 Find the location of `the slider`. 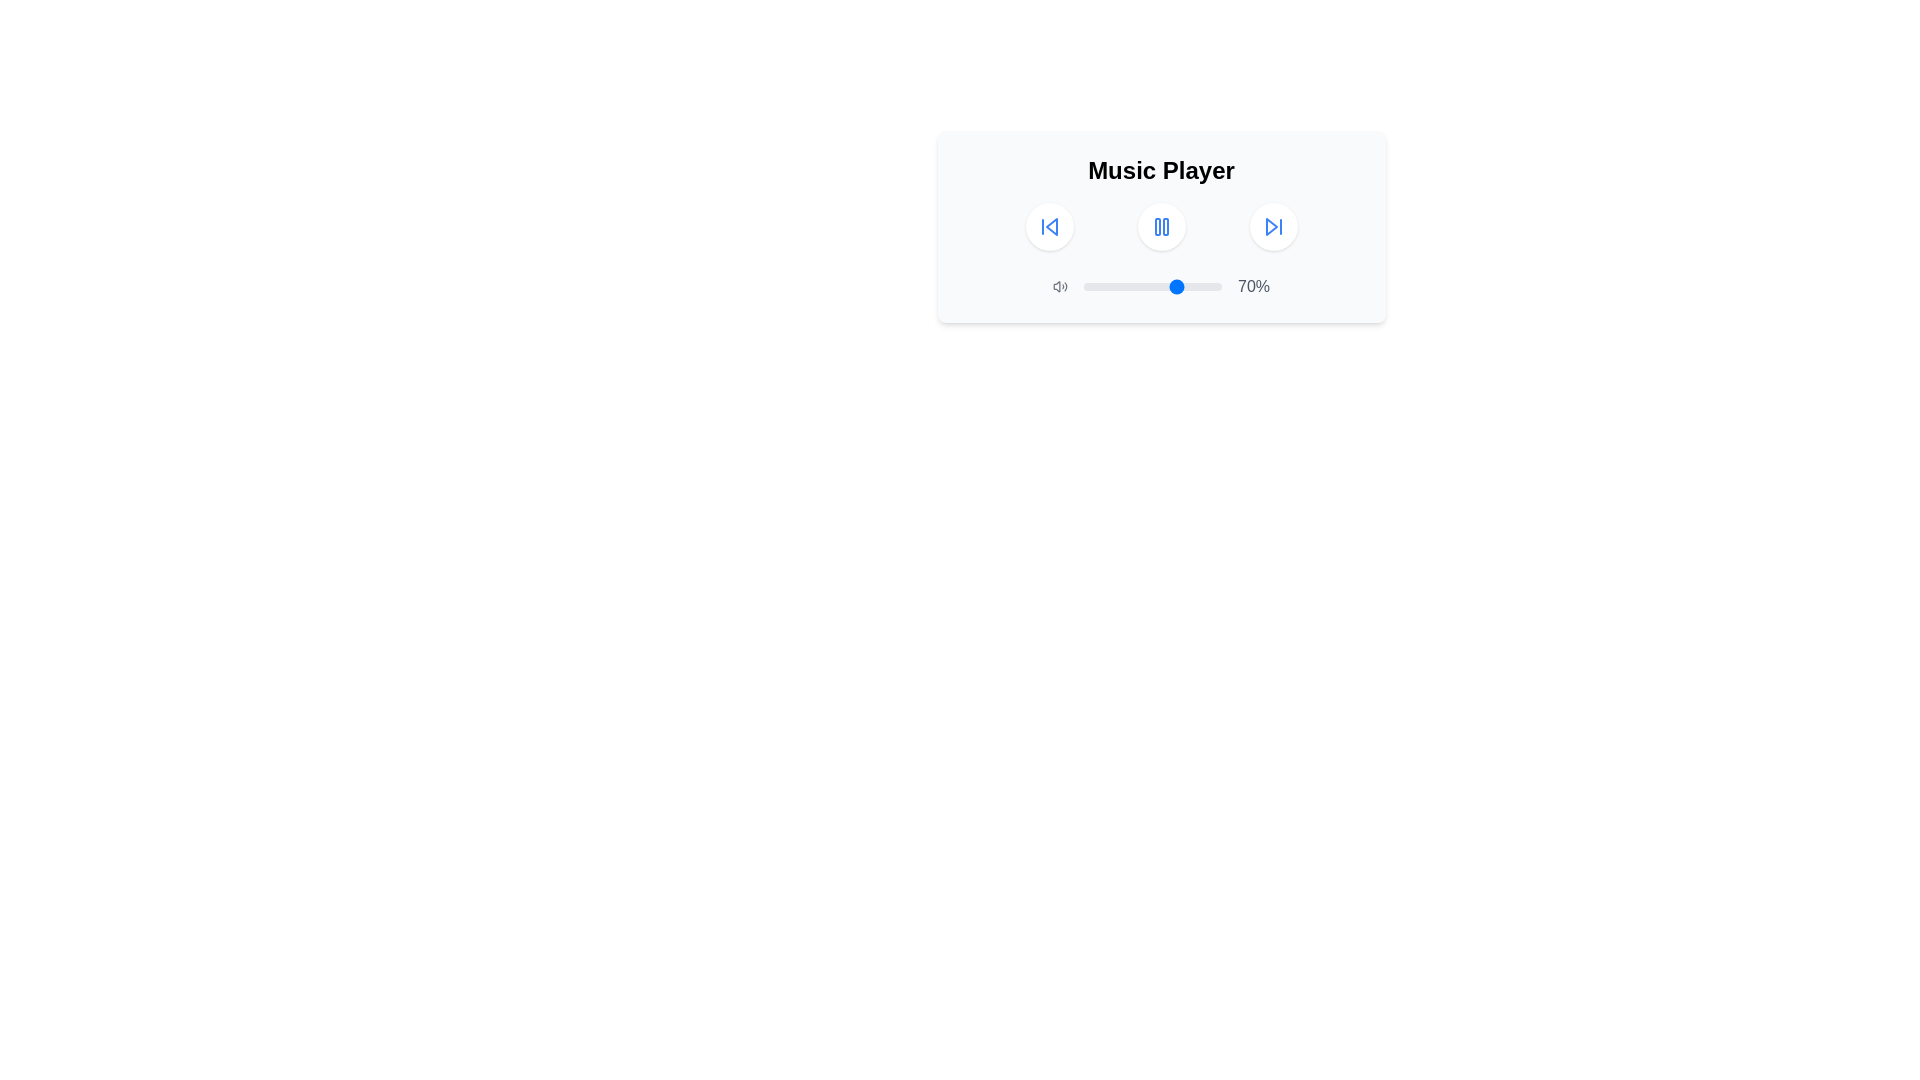

the slider is located at coordinates (1113, 286).